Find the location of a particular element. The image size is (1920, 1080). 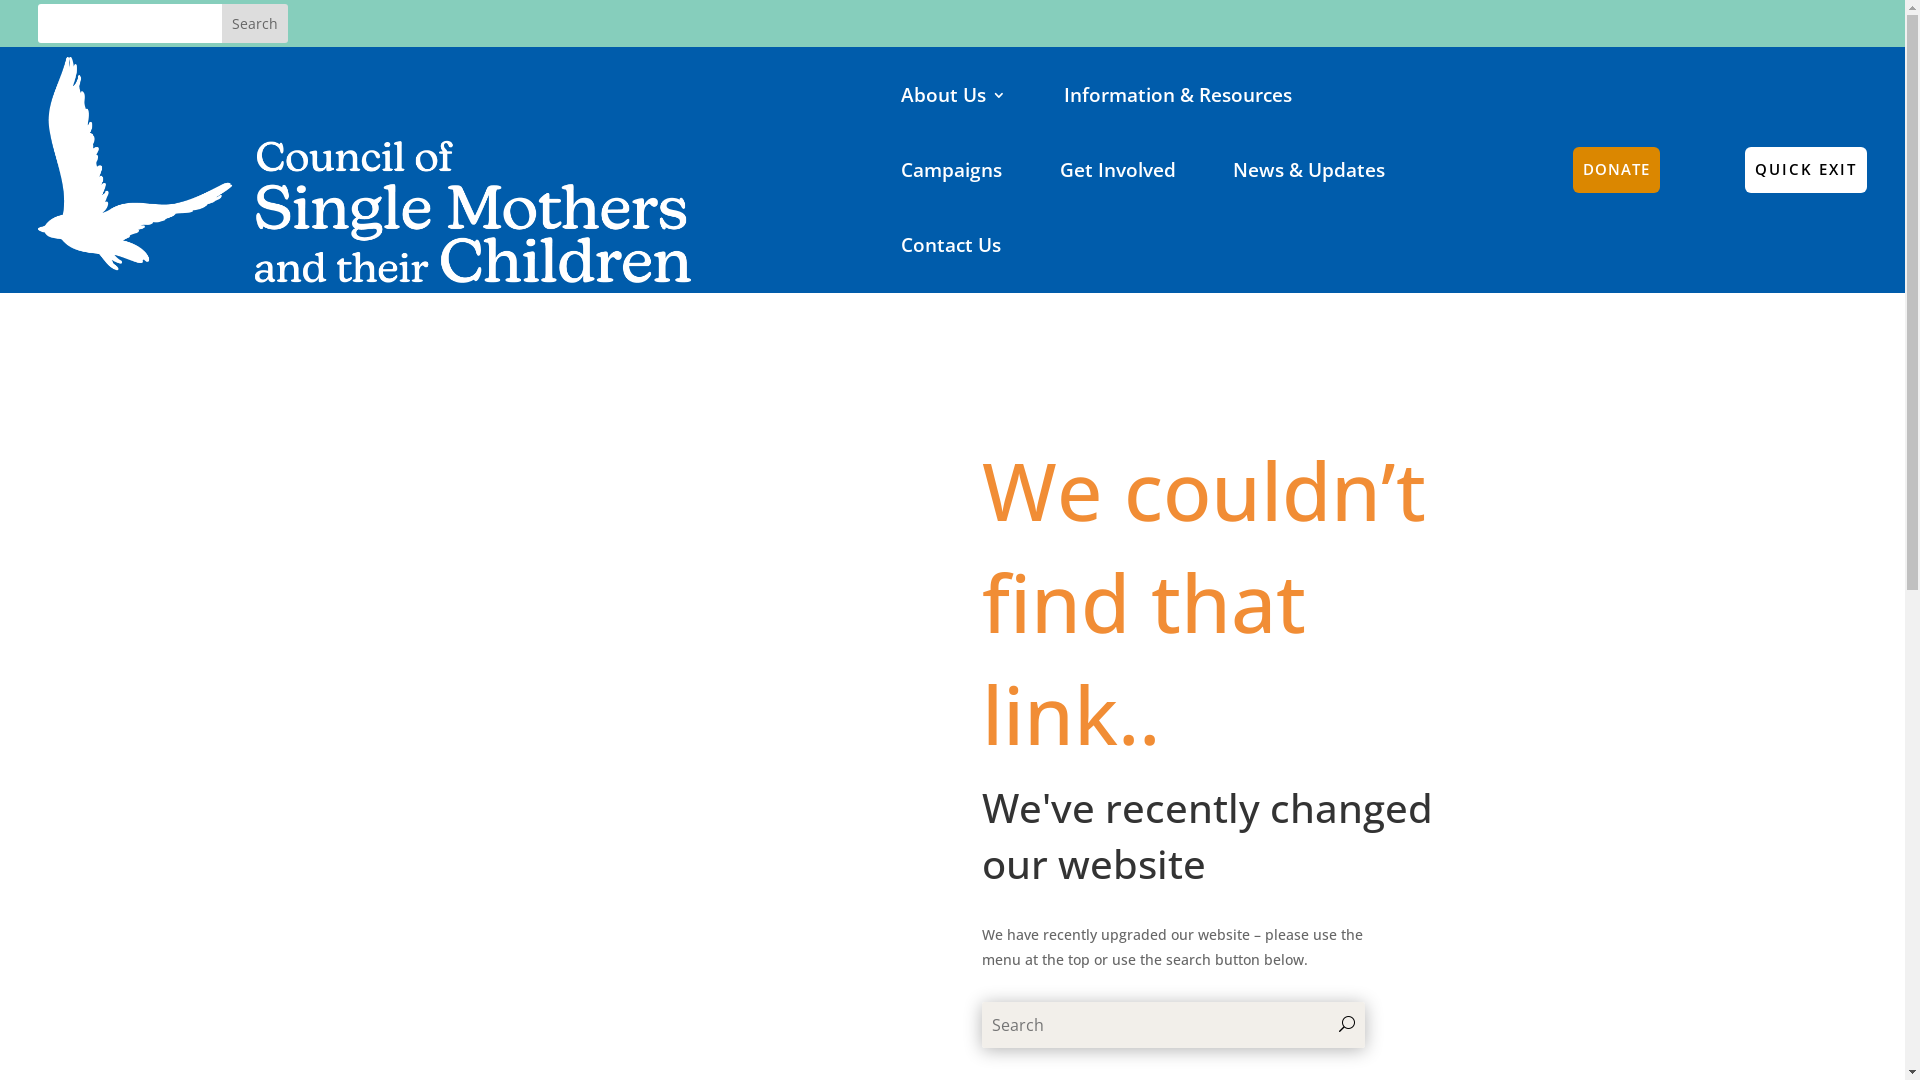

'Get Involved' is located at coordinates (1117, 168).